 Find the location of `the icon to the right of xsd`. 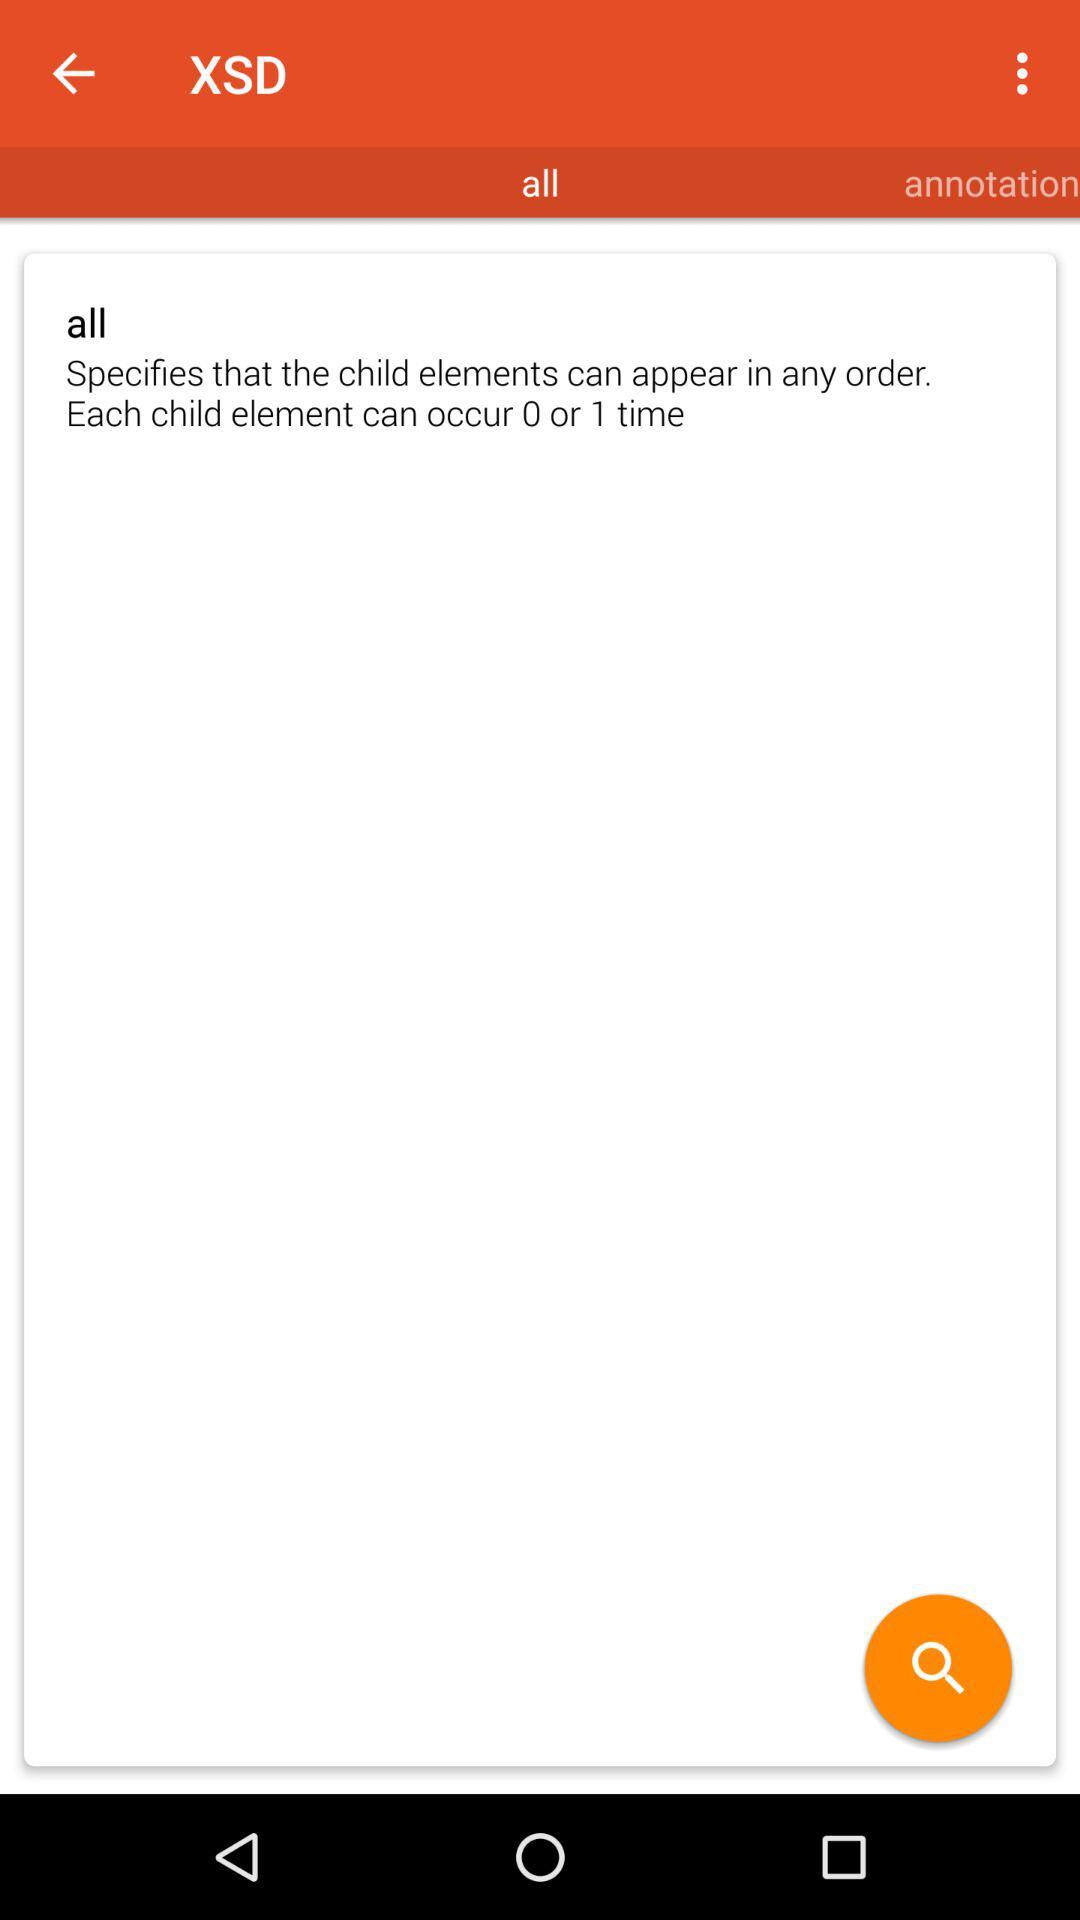

the icon to the right of xsd is located at coordinates (1027, 73).